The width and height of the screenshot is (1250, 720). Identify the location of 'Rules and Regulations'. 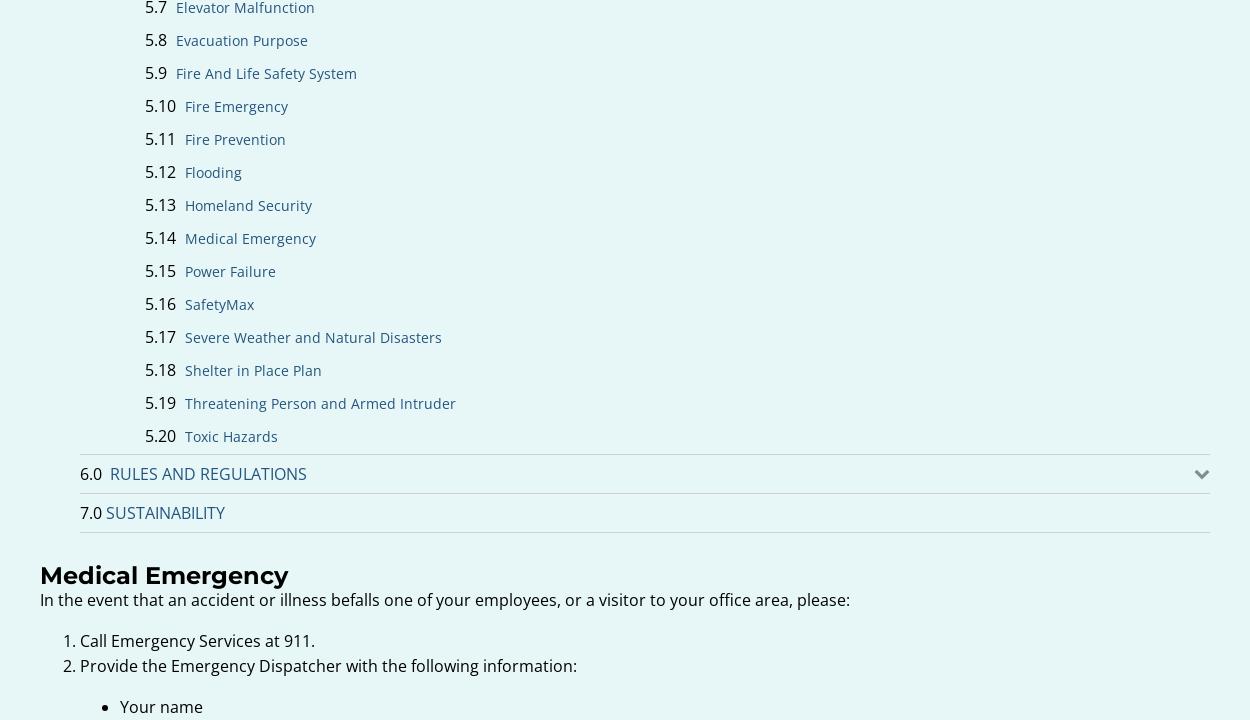
(207, 473).